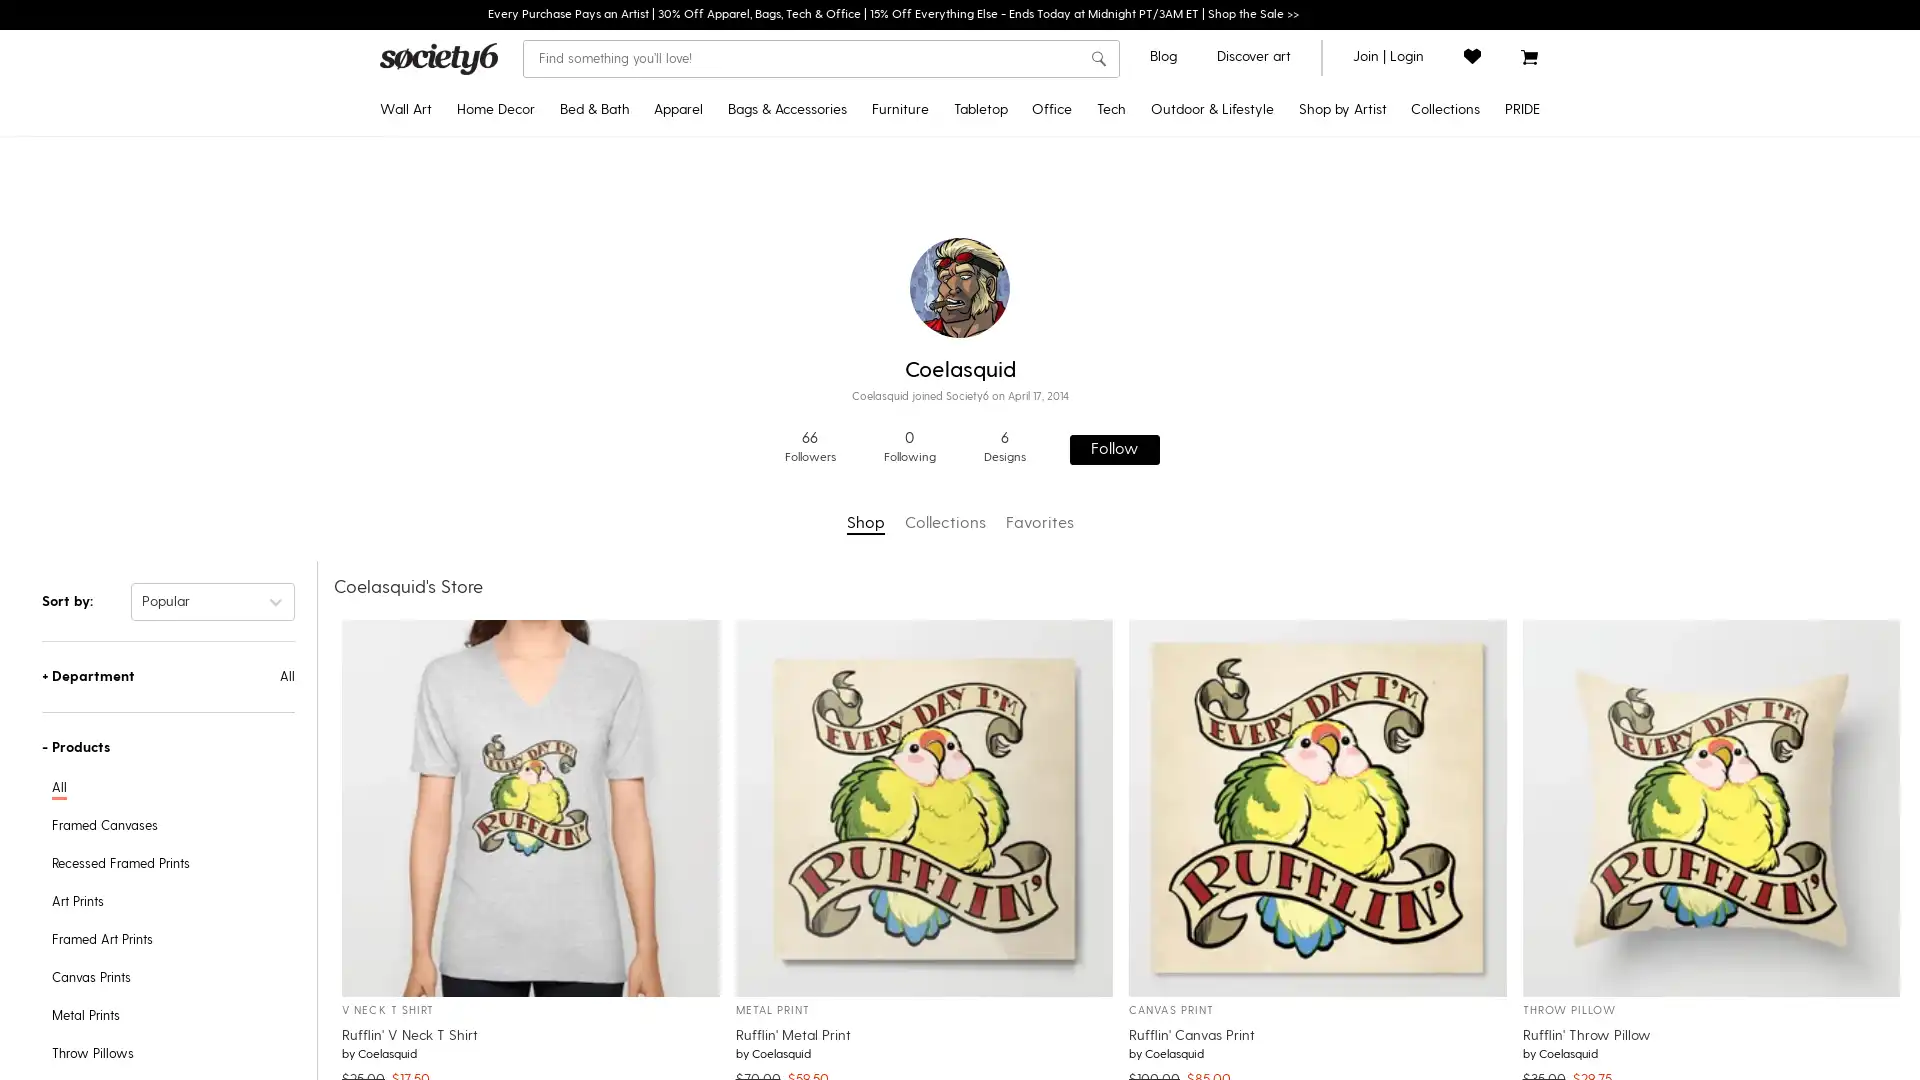 This screenshot has height=1080, width=1920. What do you see at coordinates (741, 289) in the screenshot?
I see `All Over Graphic Tees` at bounding box center [741, 289].